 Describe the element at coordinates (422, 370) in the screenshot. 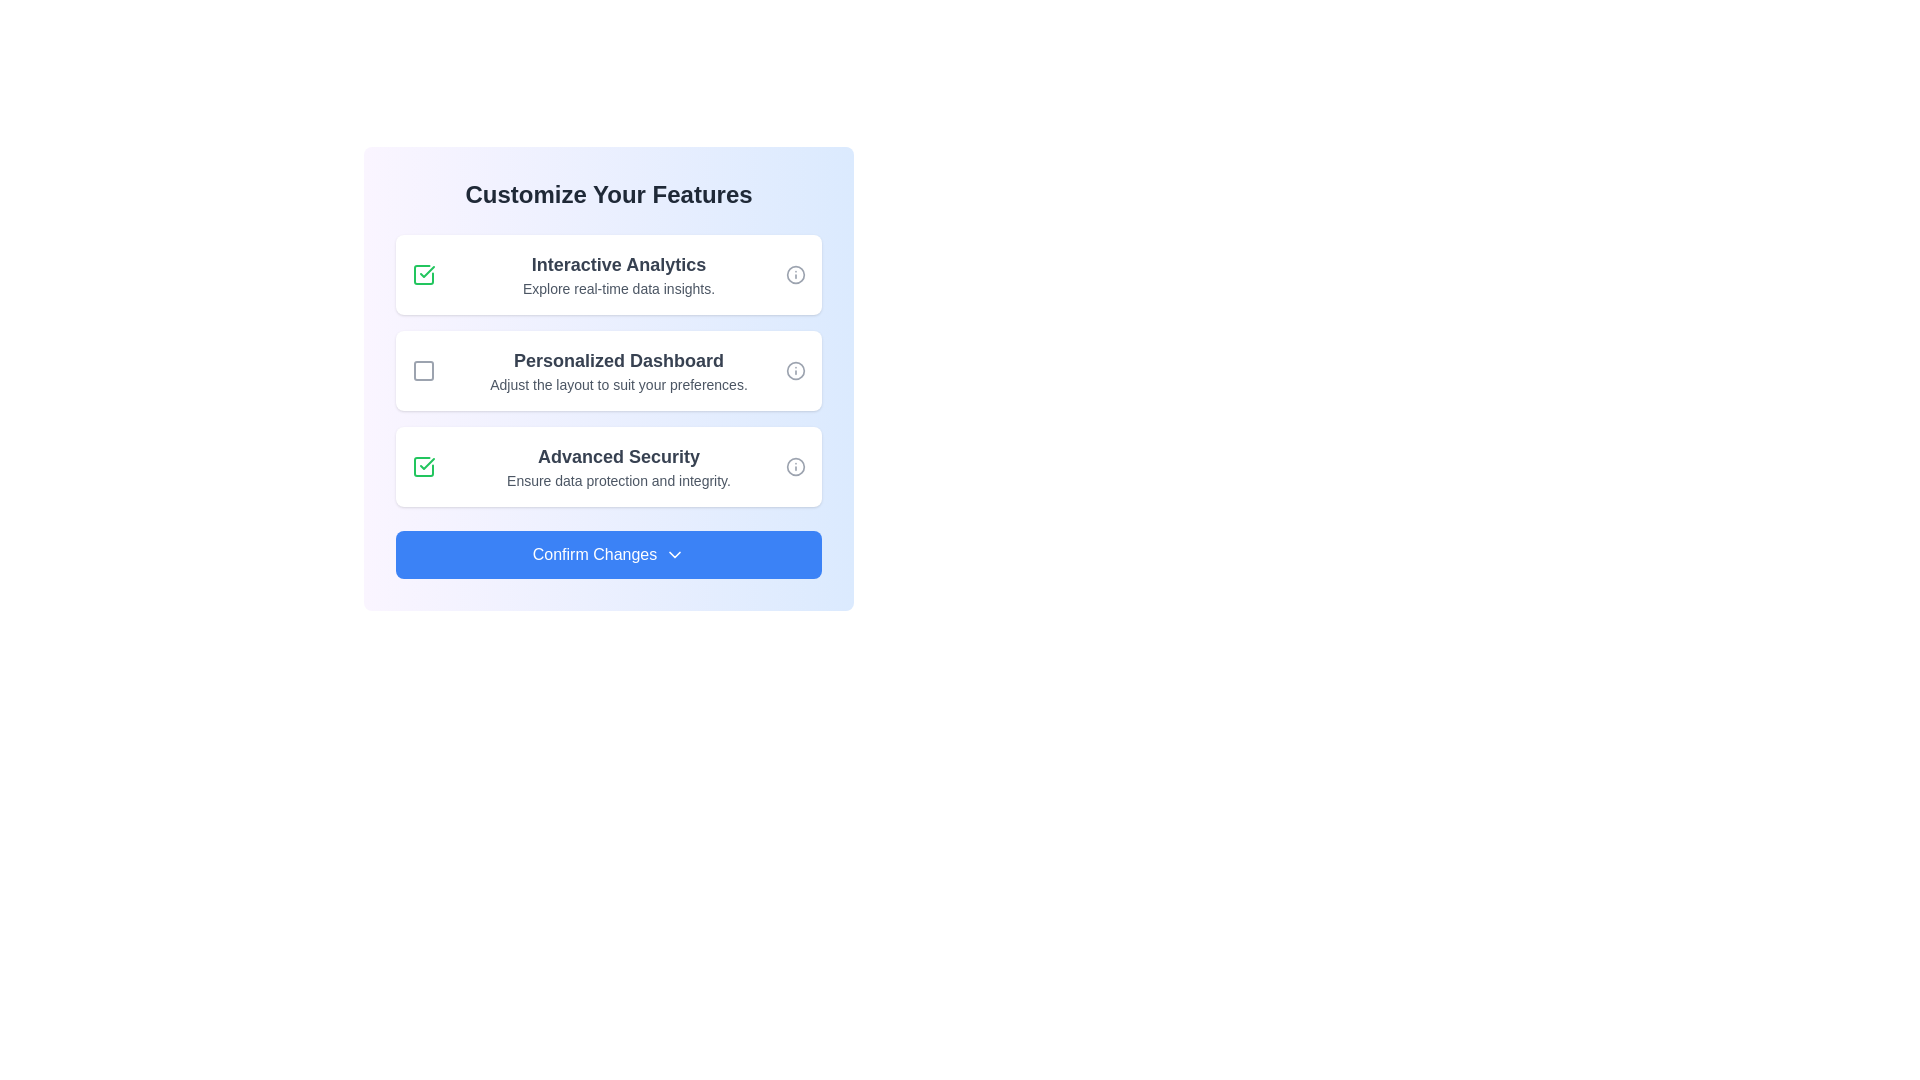

I see `the inner rounded rectangle that serves as a checkbox or status indicator within the 'Personalized Dashboard' section of the interface` at that location.